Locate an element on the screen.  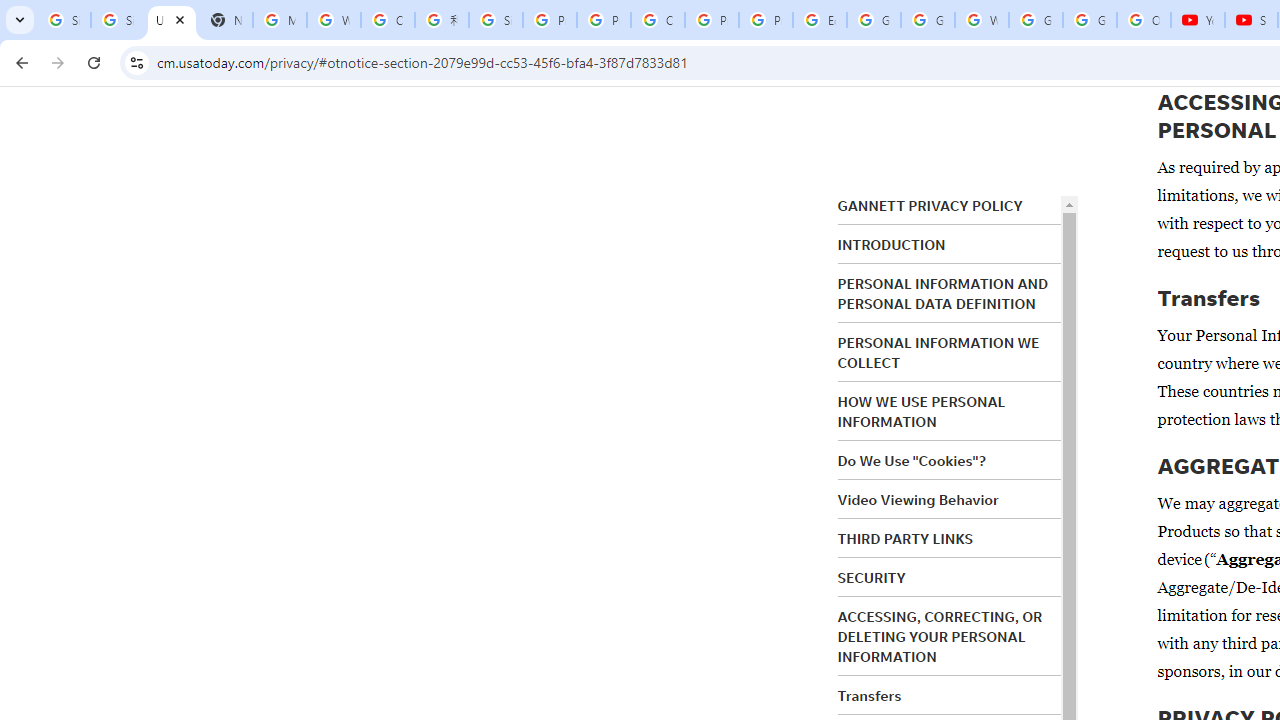
'Google Slides: Sign-in' is located at coordinates (874, 20).